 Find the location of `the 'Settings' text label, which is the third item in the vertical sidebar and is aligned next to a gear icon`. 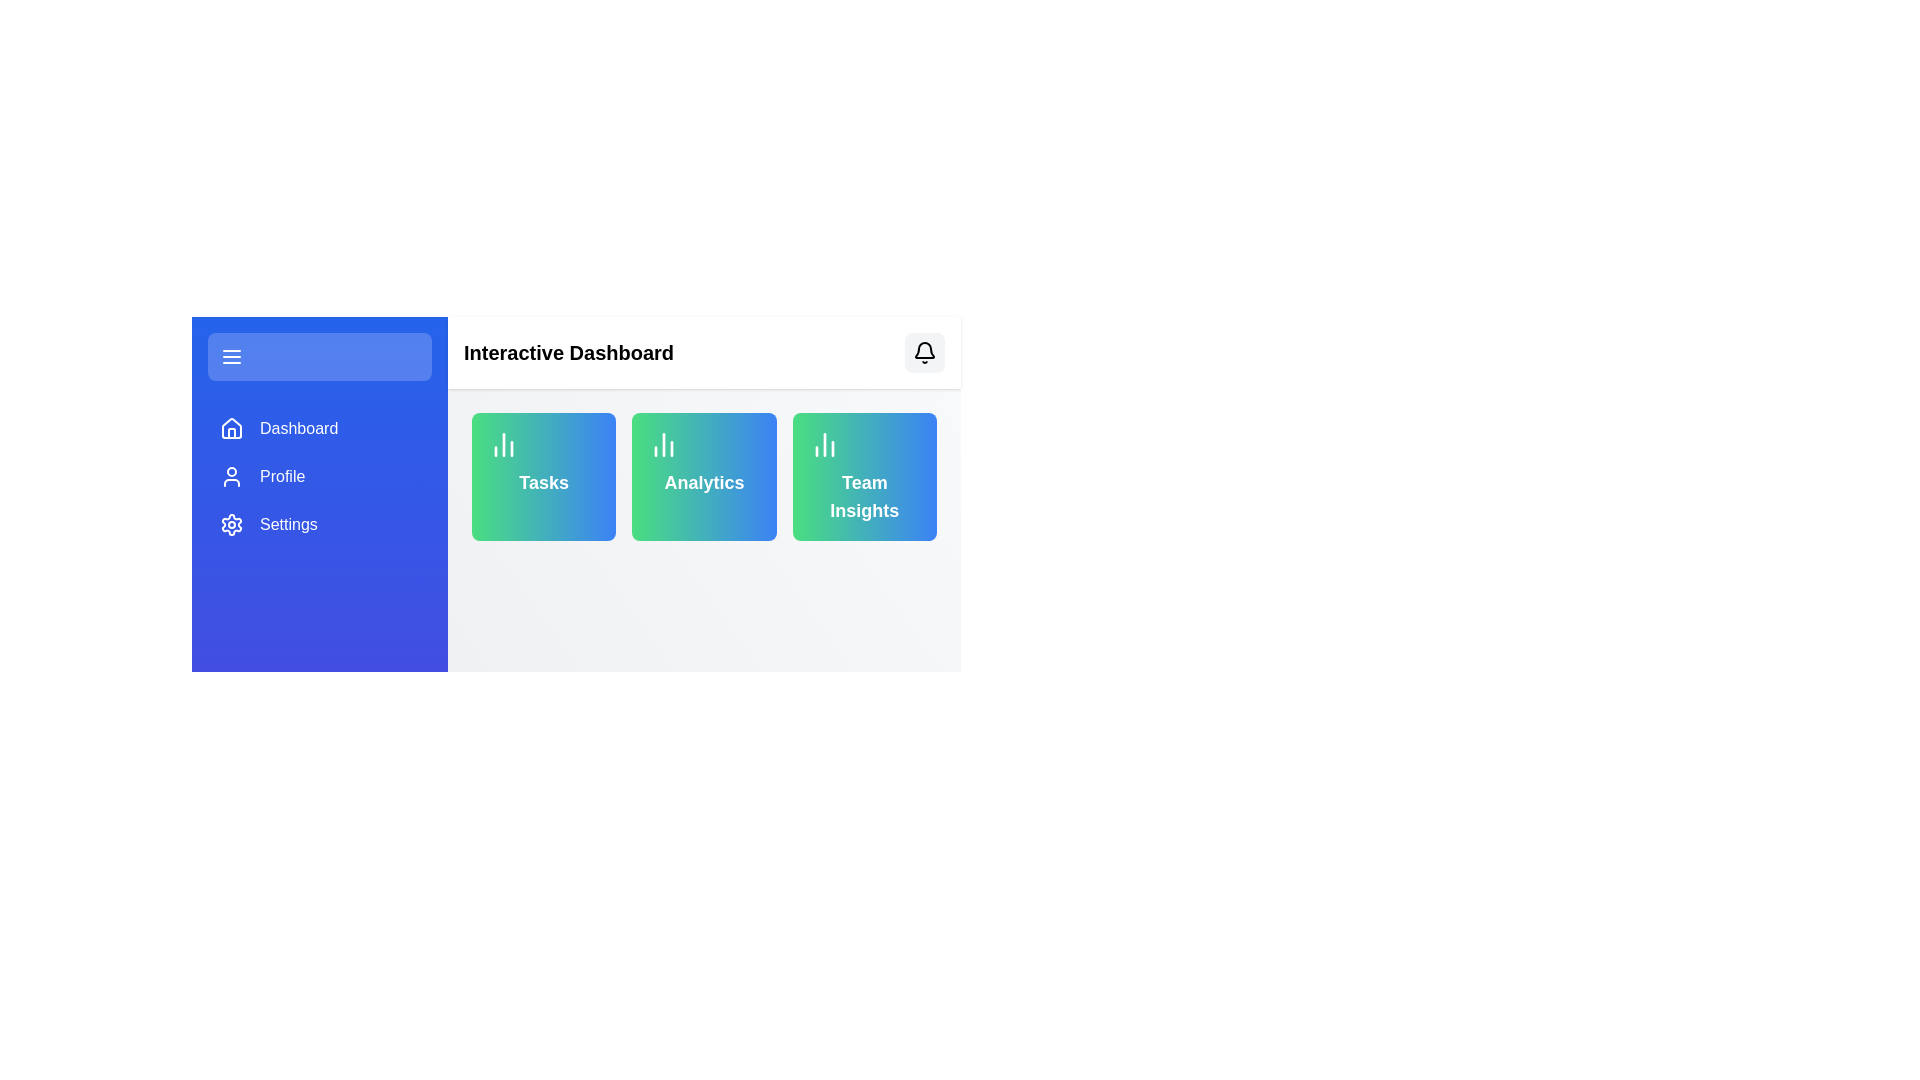

the 'Settings' text label, which is the third item in the vertical sidebar and is aligned next to a gear icon is located at coordinates (287, 523).